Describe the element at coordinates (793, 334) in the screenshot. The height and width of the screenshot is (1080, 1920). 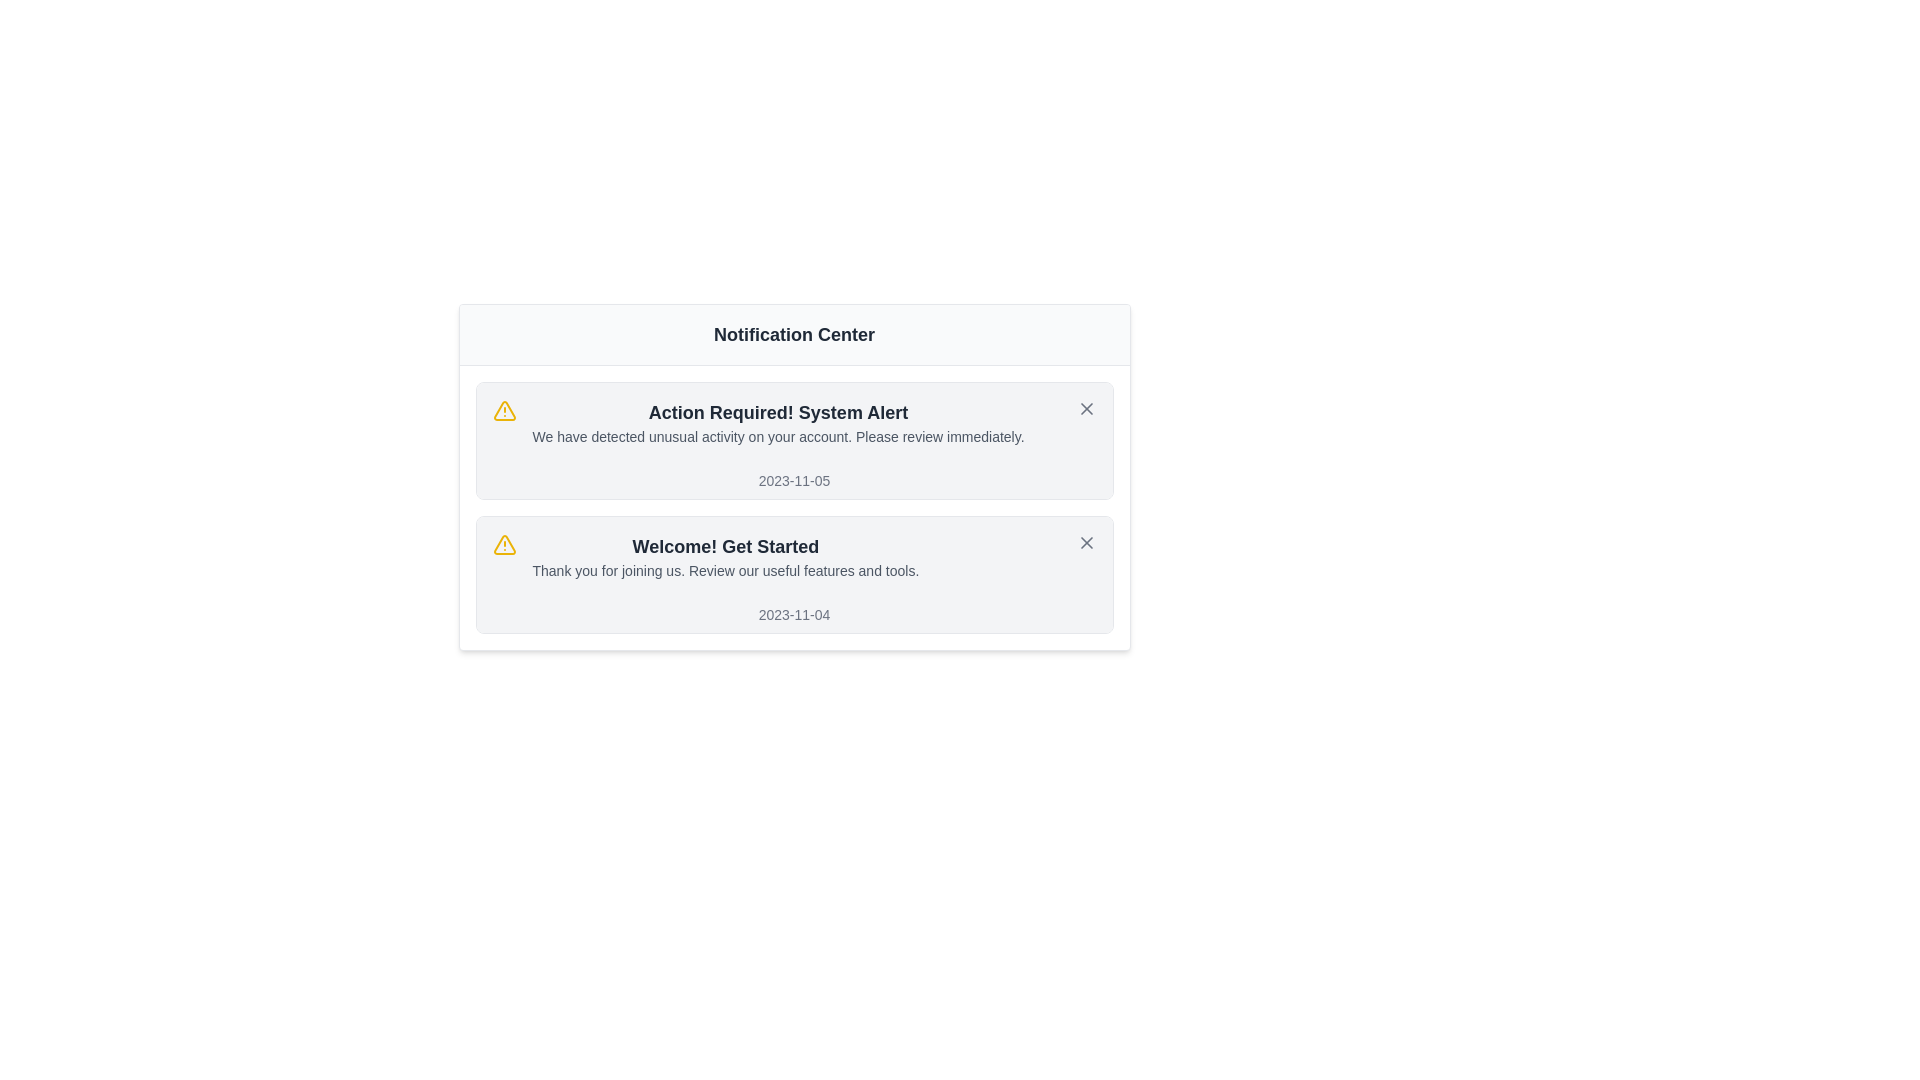
I see `text label that serves as a header for the notification center, positioned at the top of the interface` at that location.